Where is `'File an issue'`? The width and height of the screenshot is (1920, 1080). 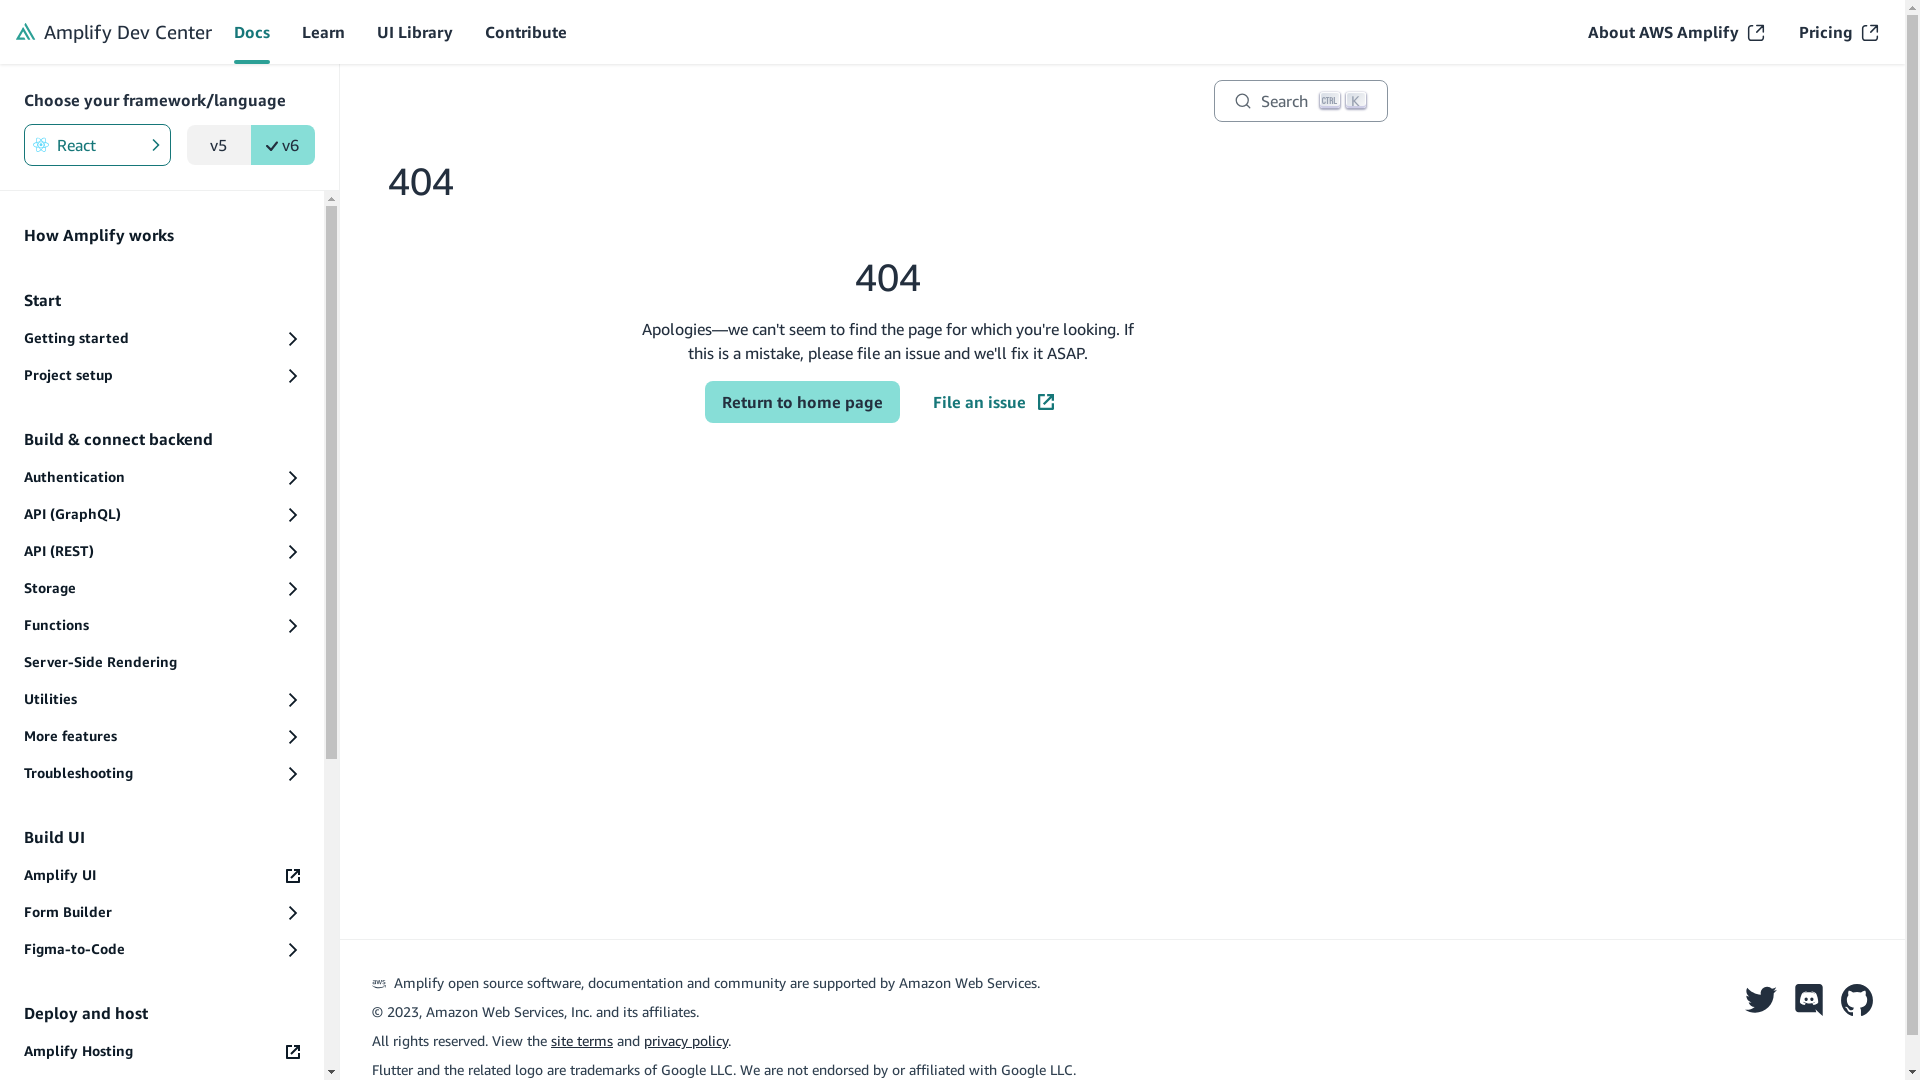
'File an issue' is located at coordinates (993, 401).